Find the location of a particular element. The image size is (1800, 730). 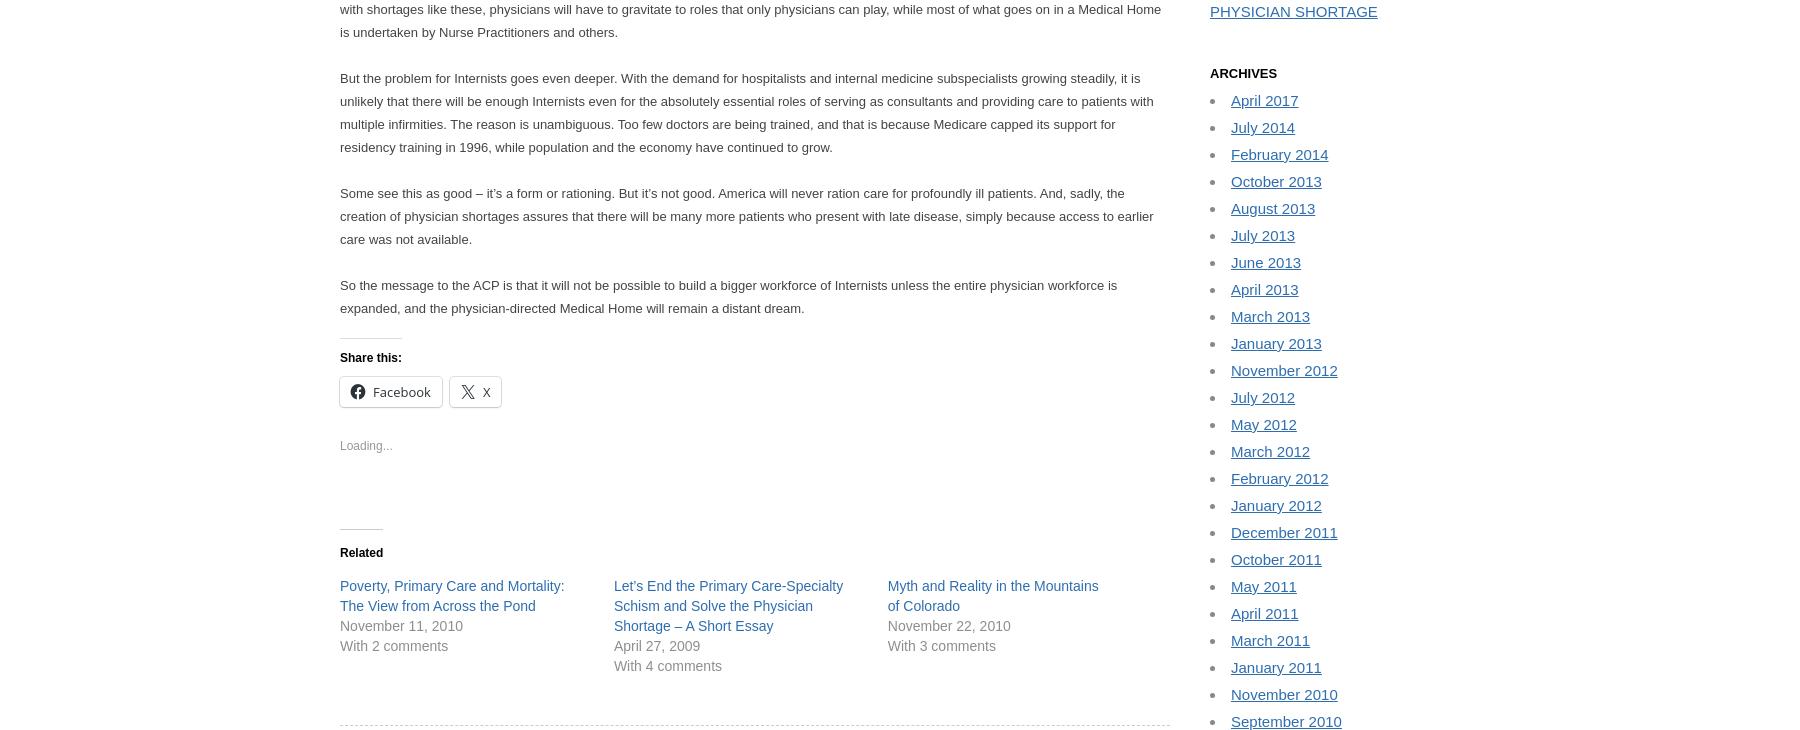

'Some see this as good – it’s a form or rationing. But it’s not good. America will never ration care for profoundly ill patients. And, sadly, the creation of physician shortages assures that there will be many more patients who present with late disease, simply because access to earlier care was not available.' is located at coordinates (340, 216).